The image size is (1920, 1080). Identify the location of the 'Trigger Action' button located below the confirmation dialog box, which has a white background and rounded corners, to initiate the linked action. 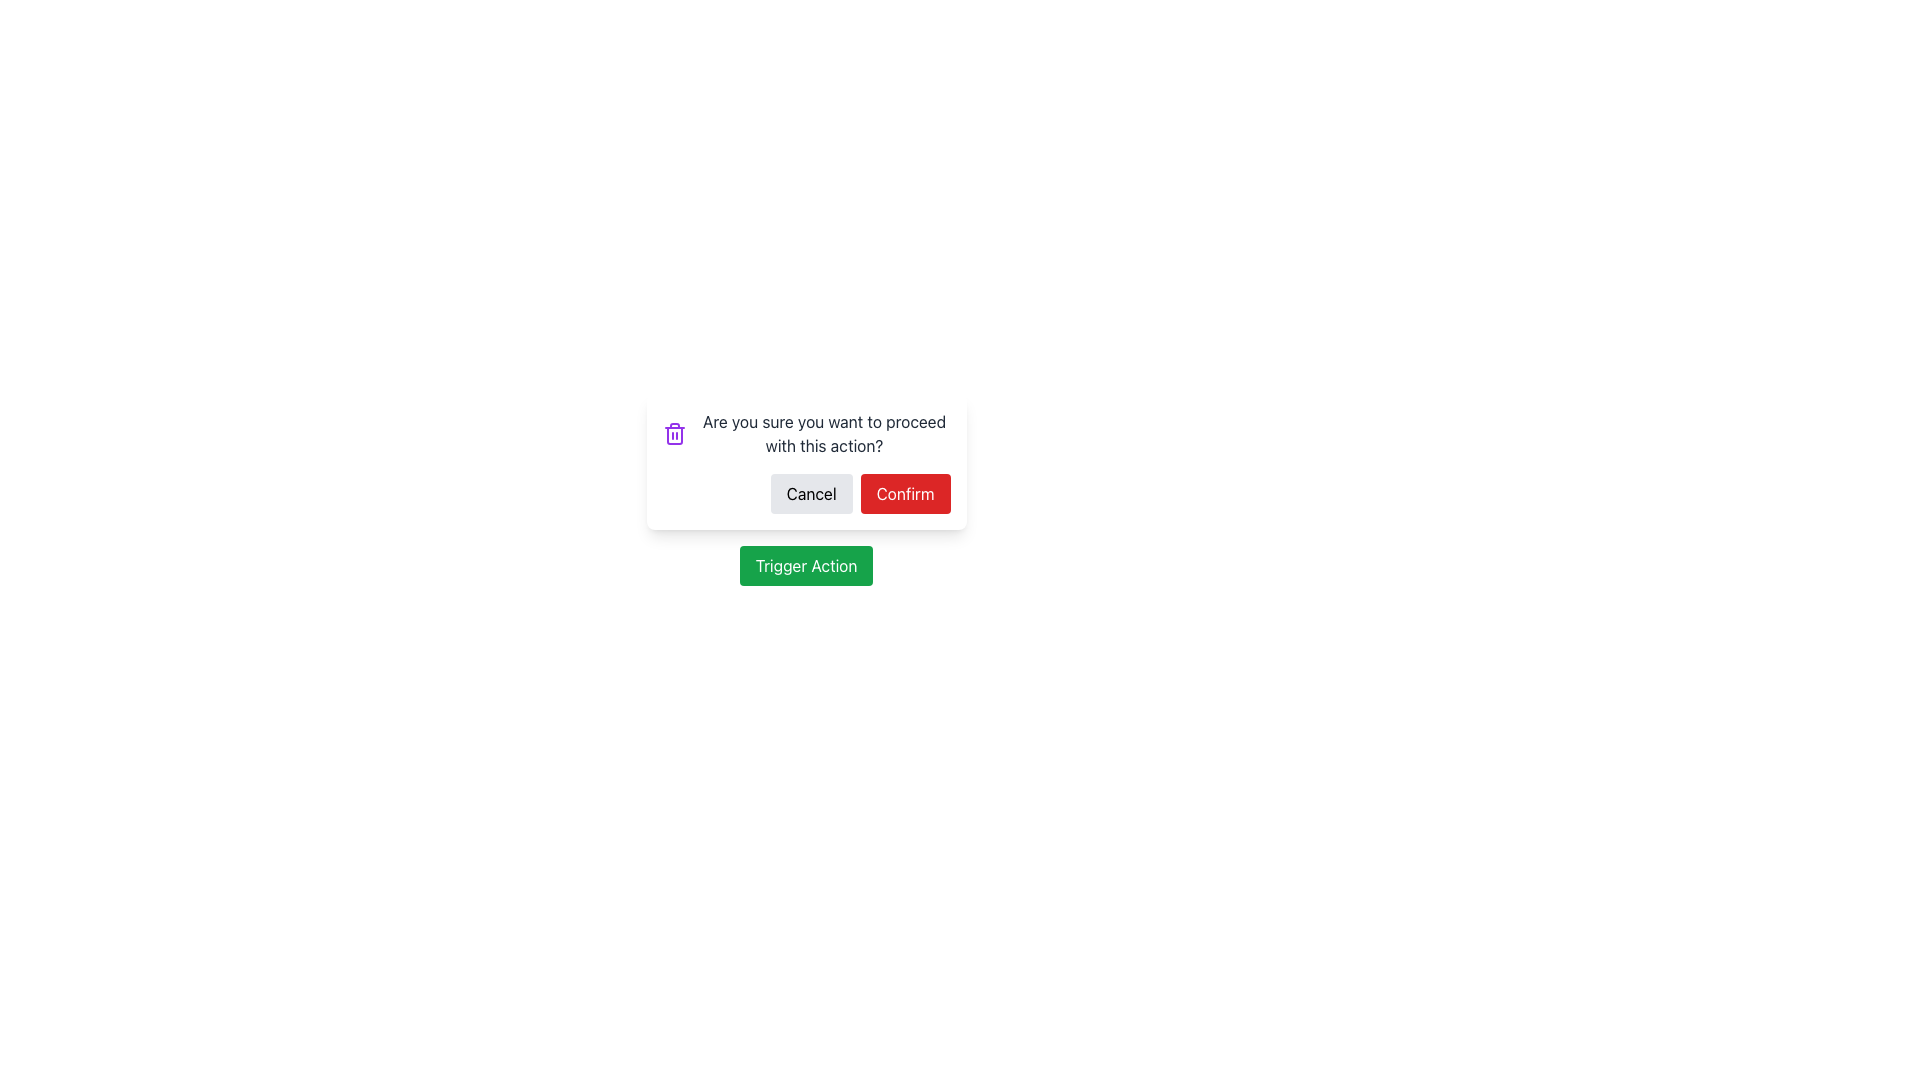
(806, 546).